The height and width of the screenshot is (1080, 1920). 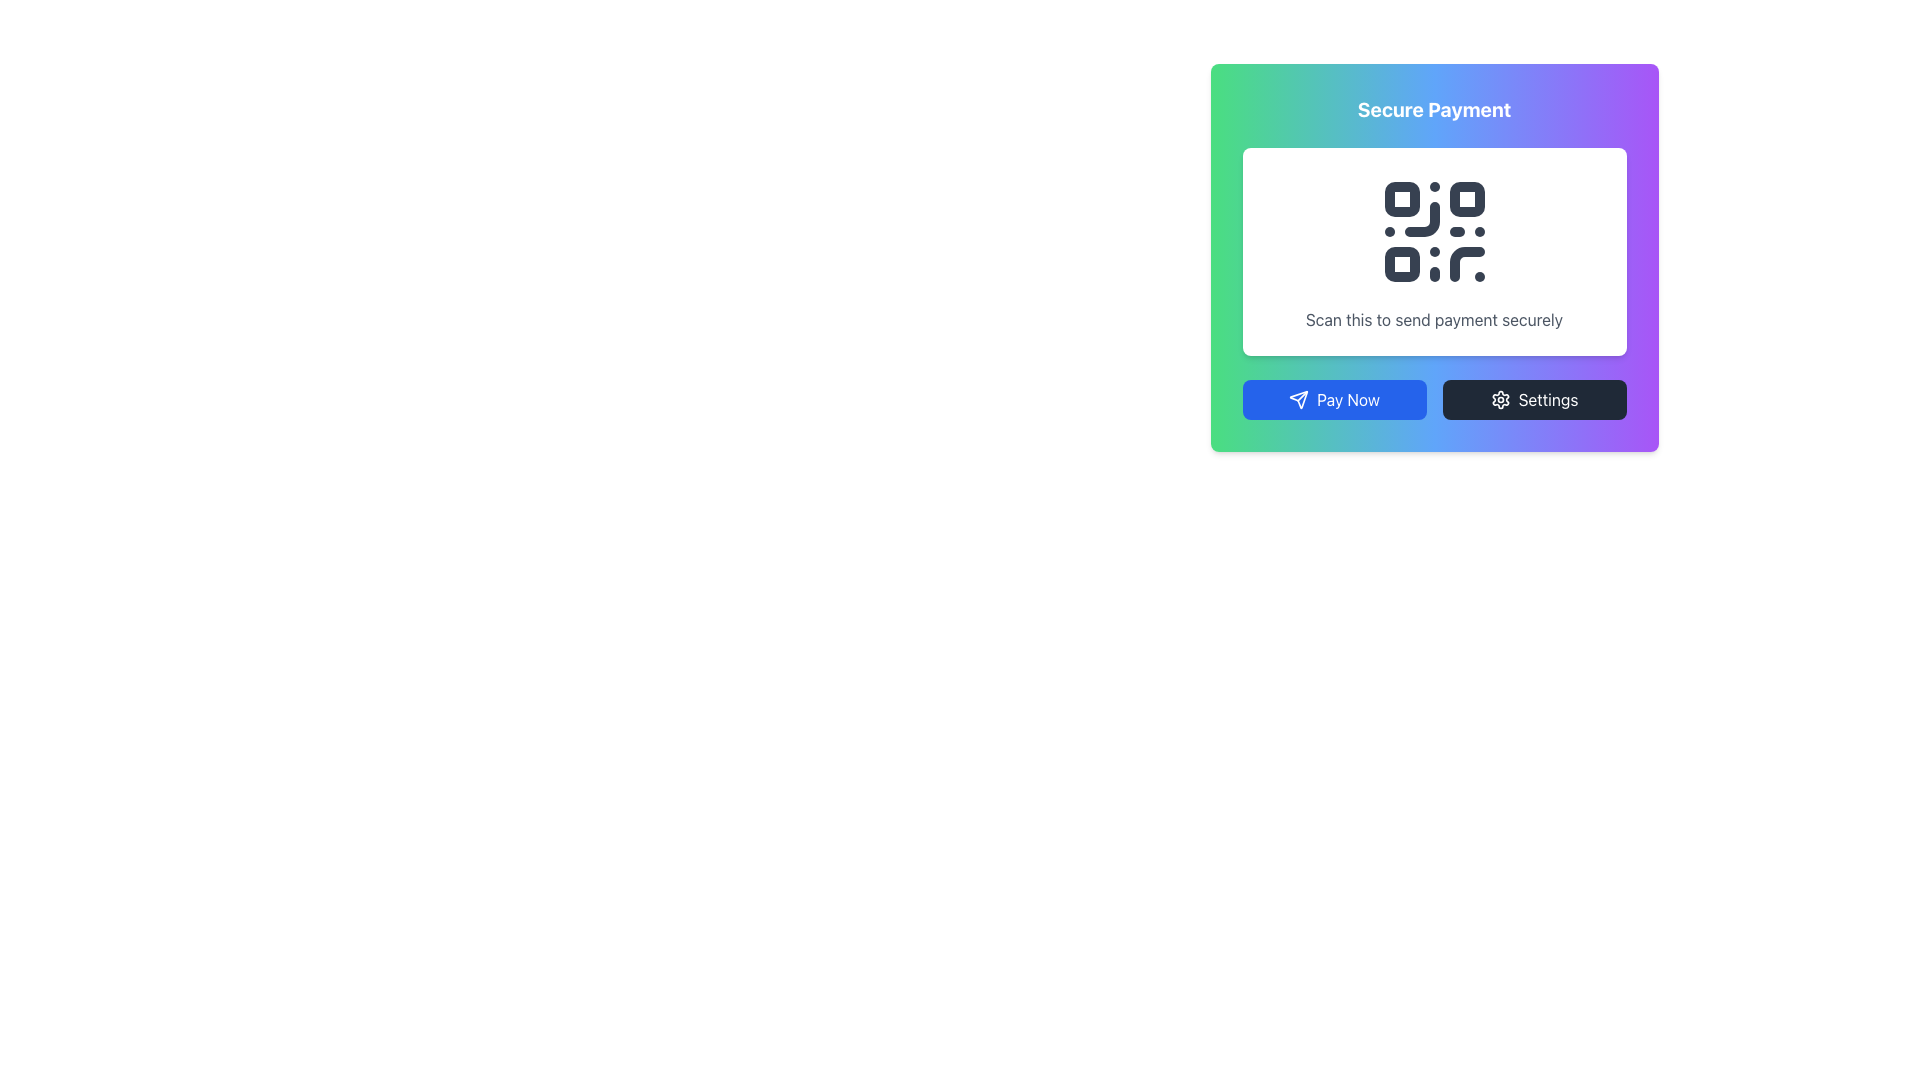 What do you see at coordinates (1400, 199) in the screenshot?
I see `the first square of the QR code, which is part of the SVG rectangle for secure payment scanning located at the top-left corner of the QR code pattern` at bounding box center [1400, 199].